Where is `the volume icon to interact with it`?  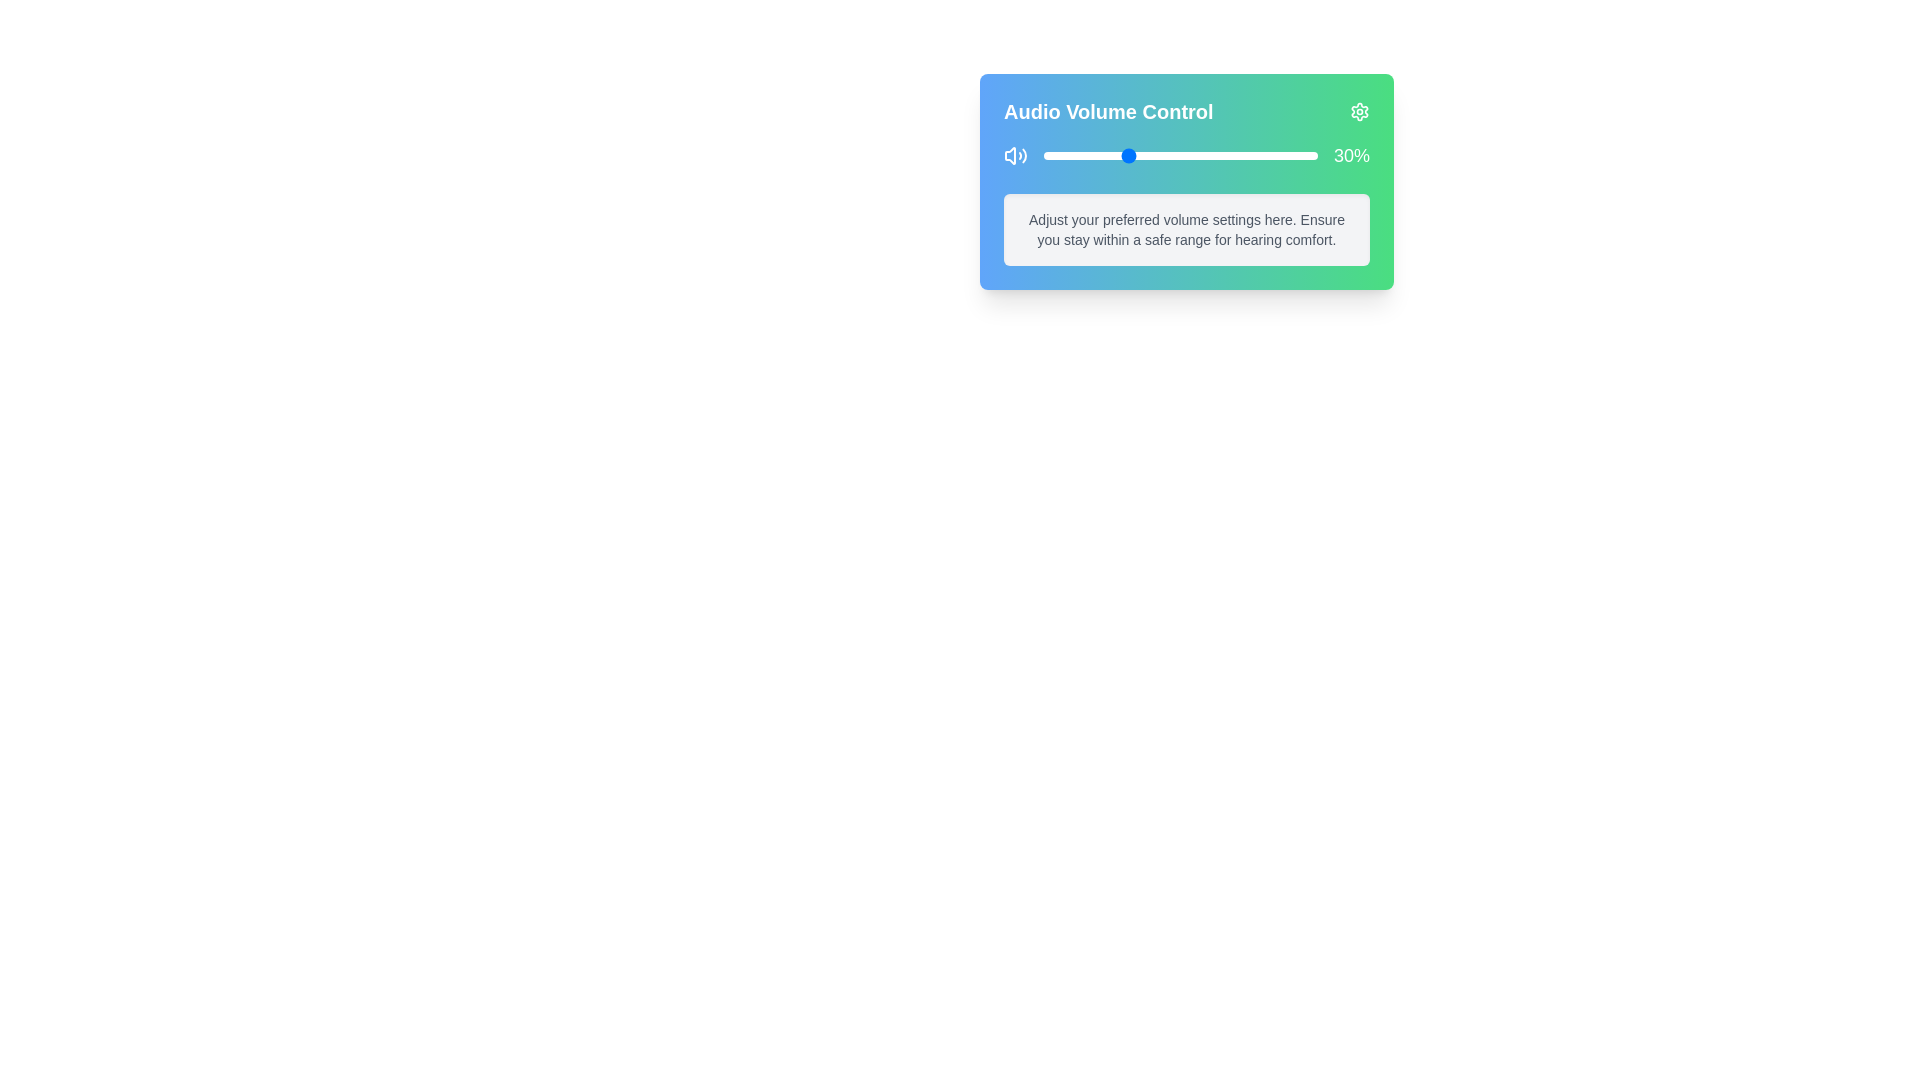 the volume icon to interact with it is located at coordinates (1016, 154).